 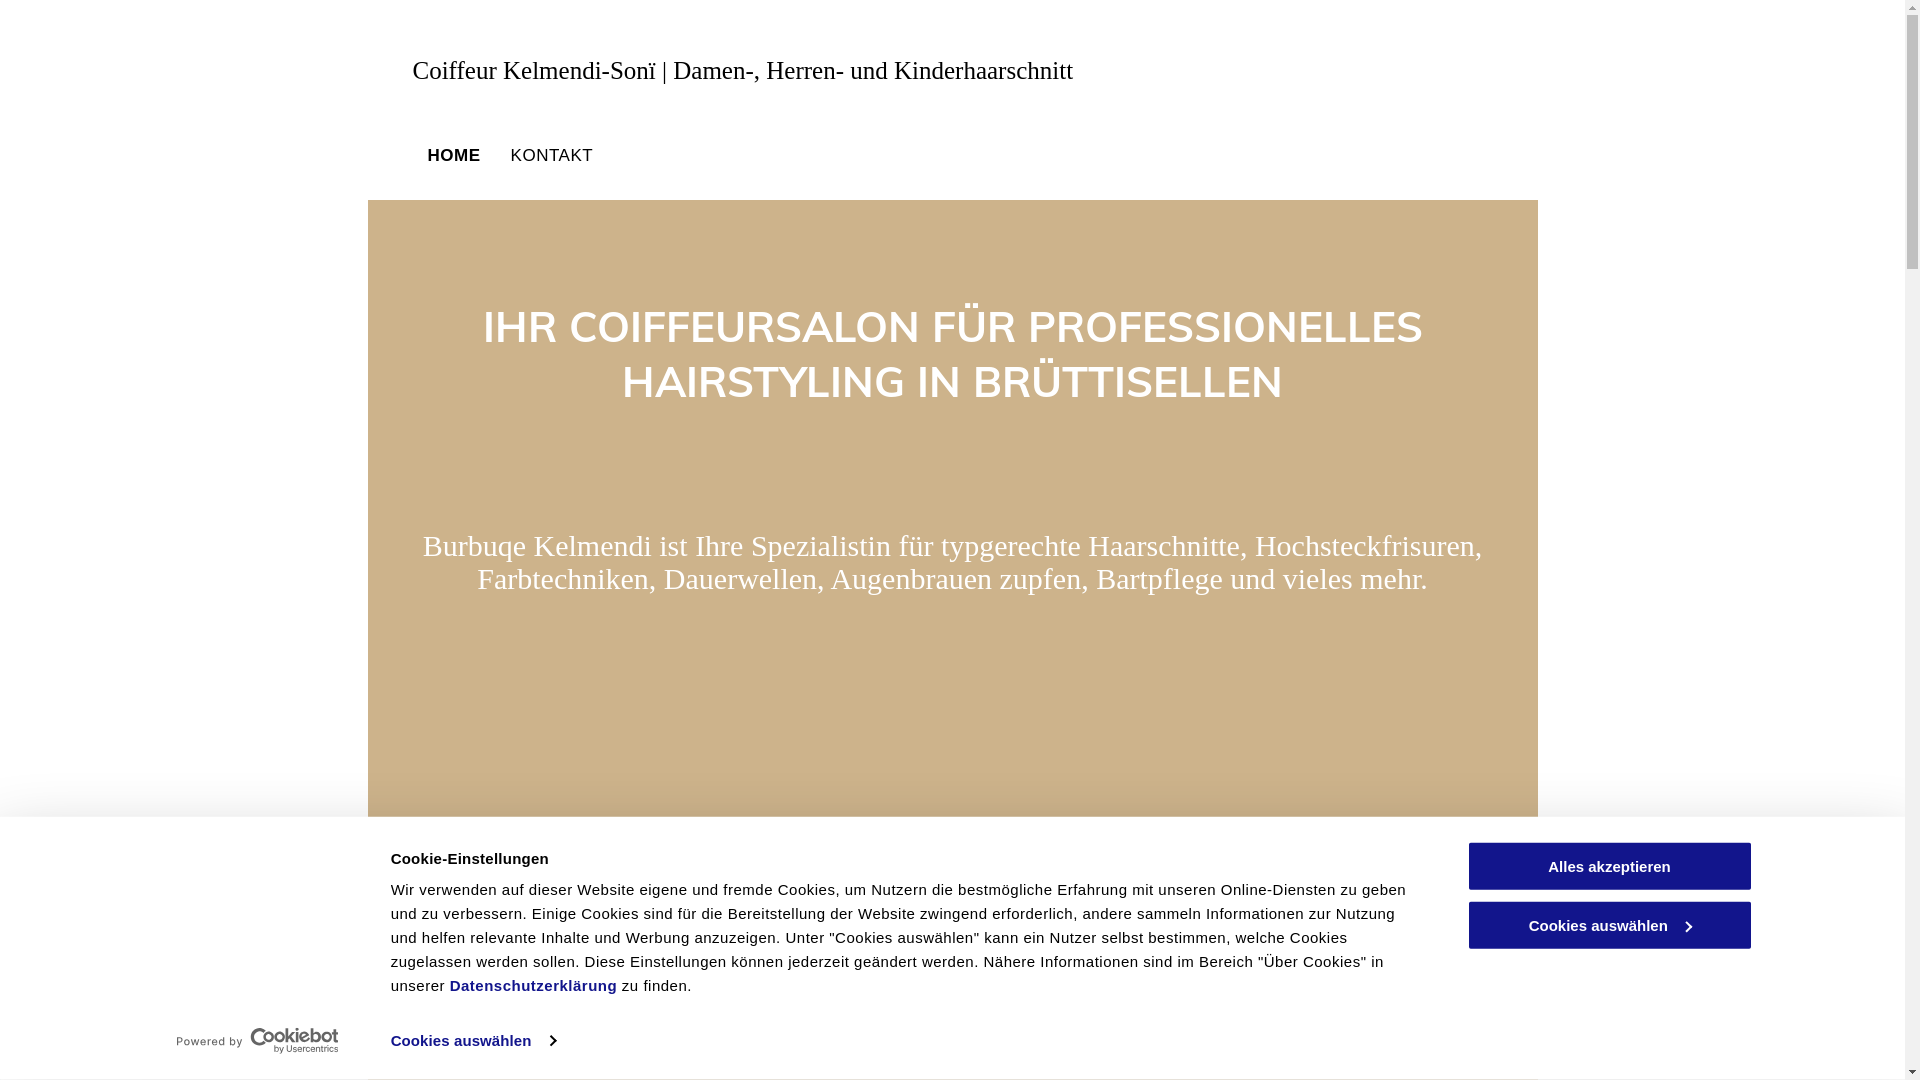 What do you see at coordinates (1608, 865) in the screenshot?
I see `'Alles akzeptieren'` at bounding box center [1608, 865].